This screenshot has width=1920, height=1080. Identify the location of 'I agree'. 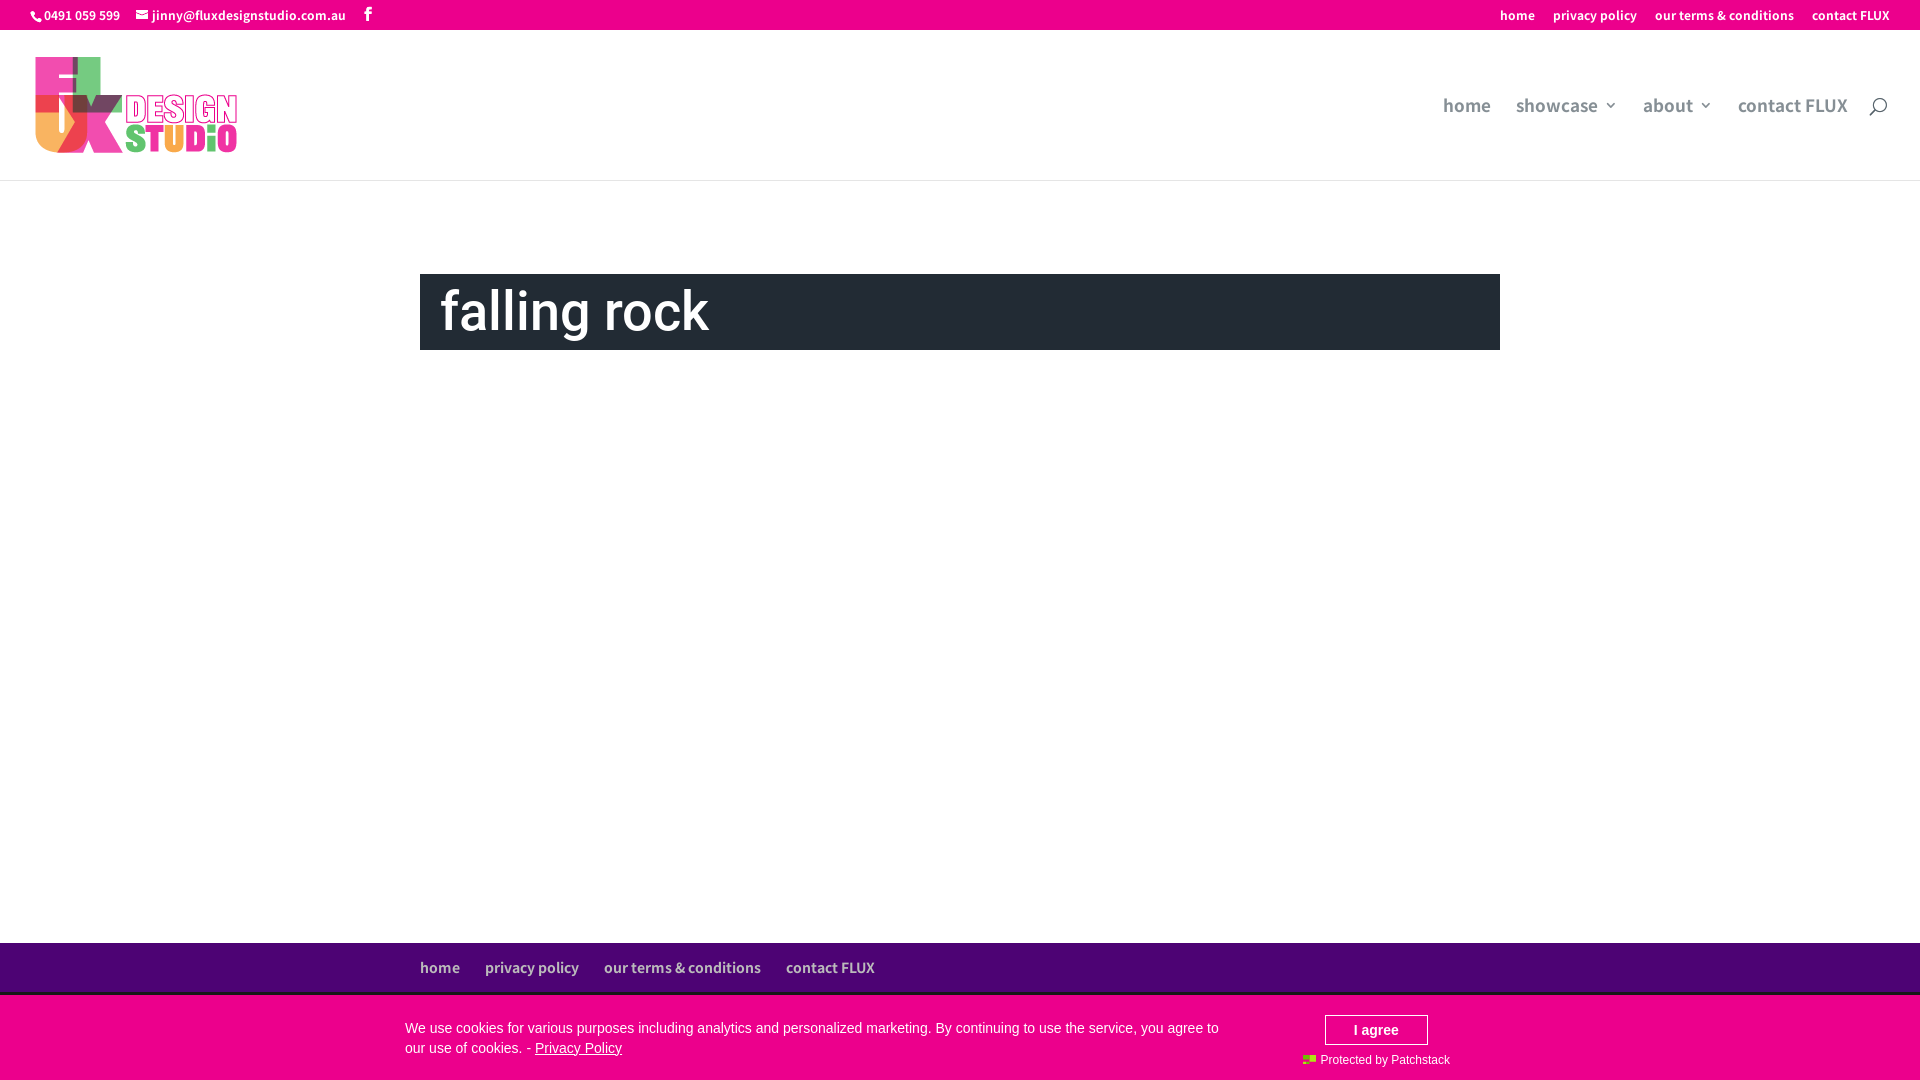
(1375, 1029).